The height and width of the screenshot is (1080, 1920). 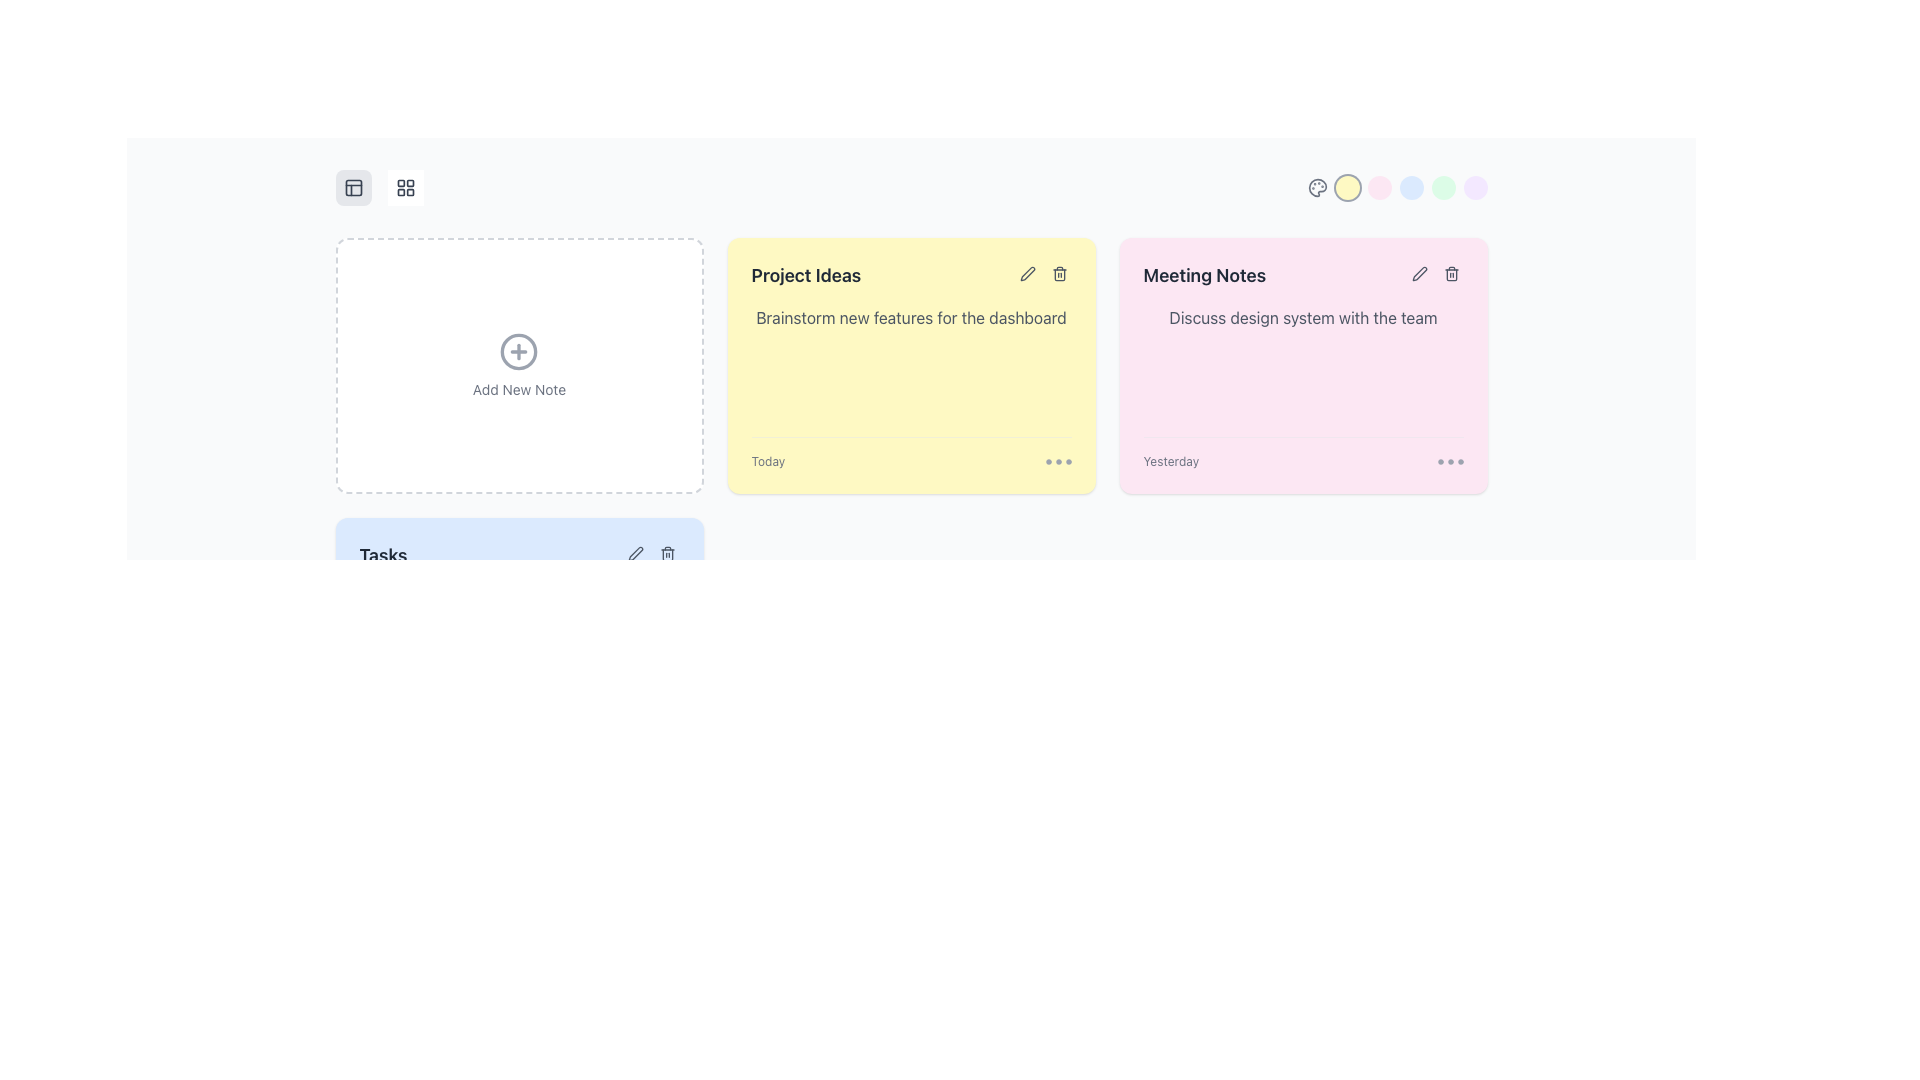 What do you see at coordinates (404, 188) in the screenshot?
I see `the button with a grid-like icon composed of four small squares arranged in a 2x2 pattern` at bounding box center [404, 188].